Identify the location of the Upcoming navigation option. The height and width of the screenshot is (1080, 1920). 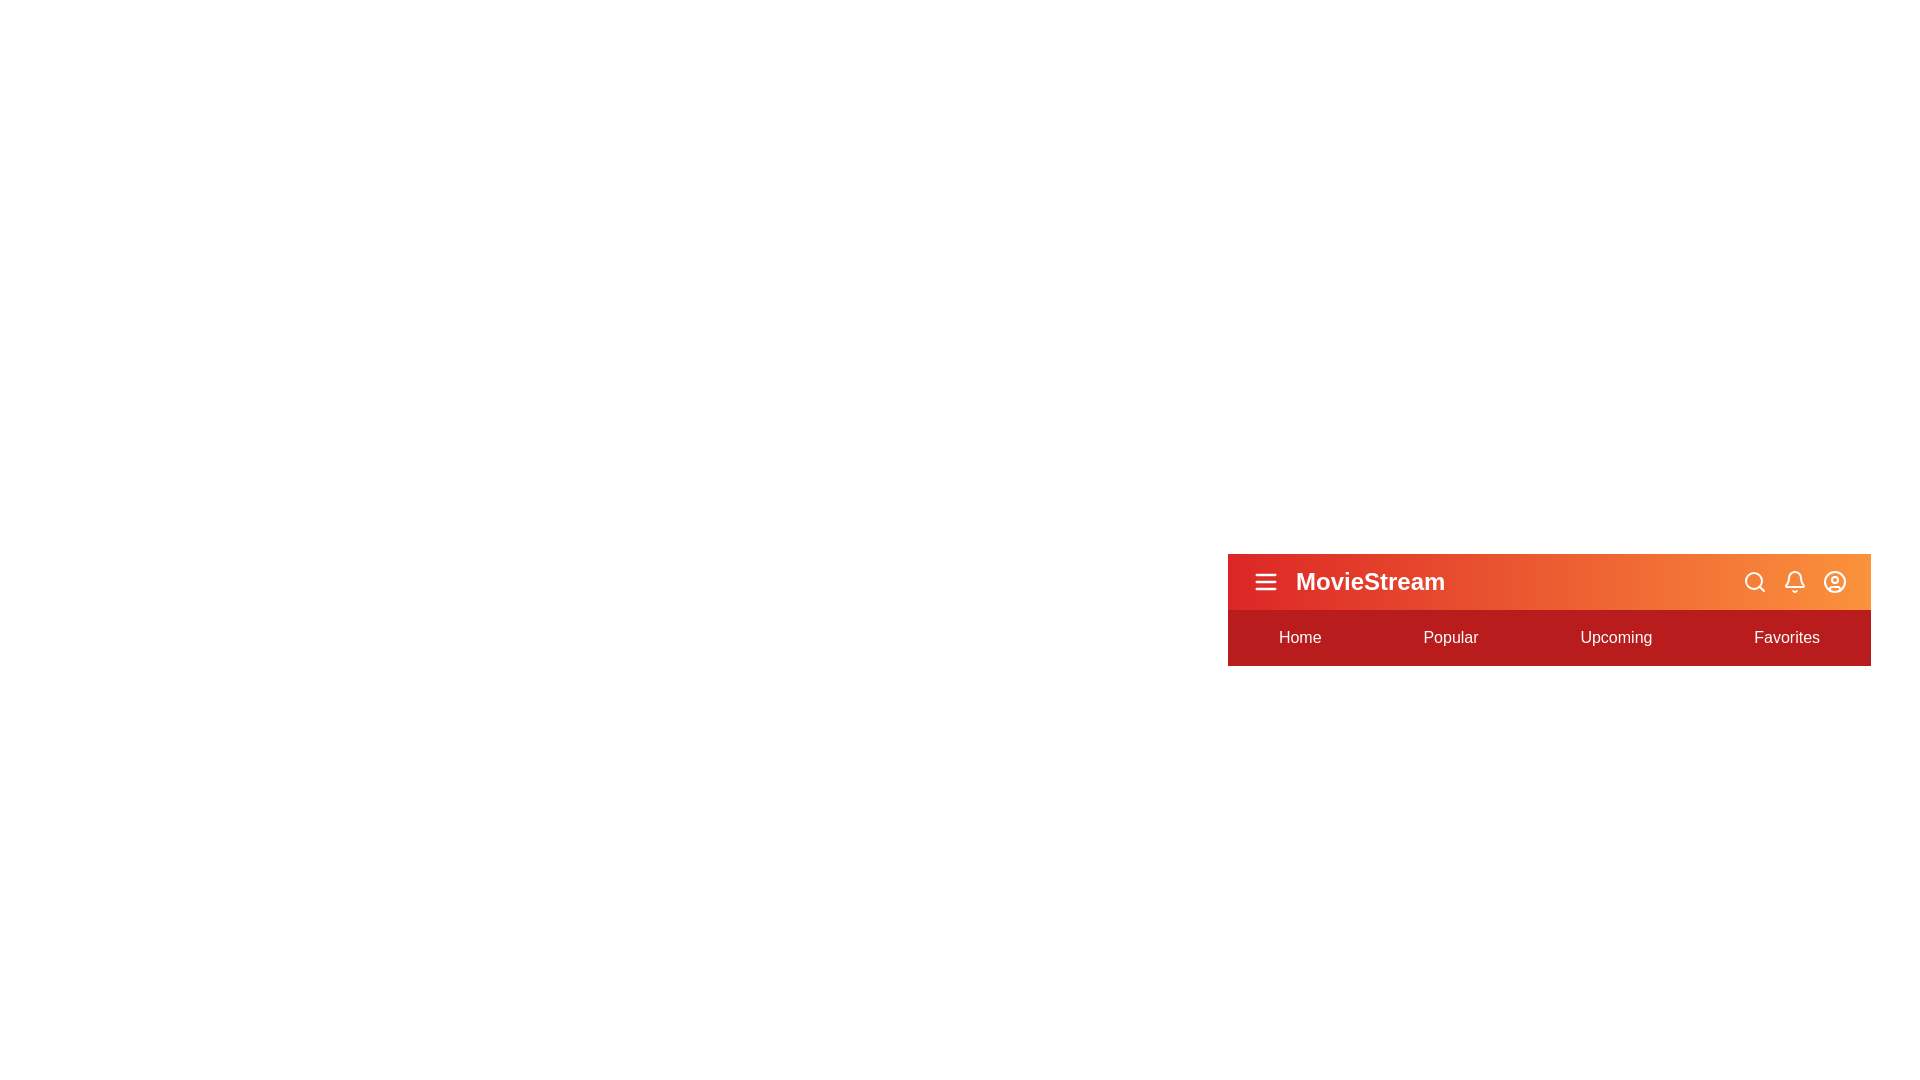
(1616, 637).